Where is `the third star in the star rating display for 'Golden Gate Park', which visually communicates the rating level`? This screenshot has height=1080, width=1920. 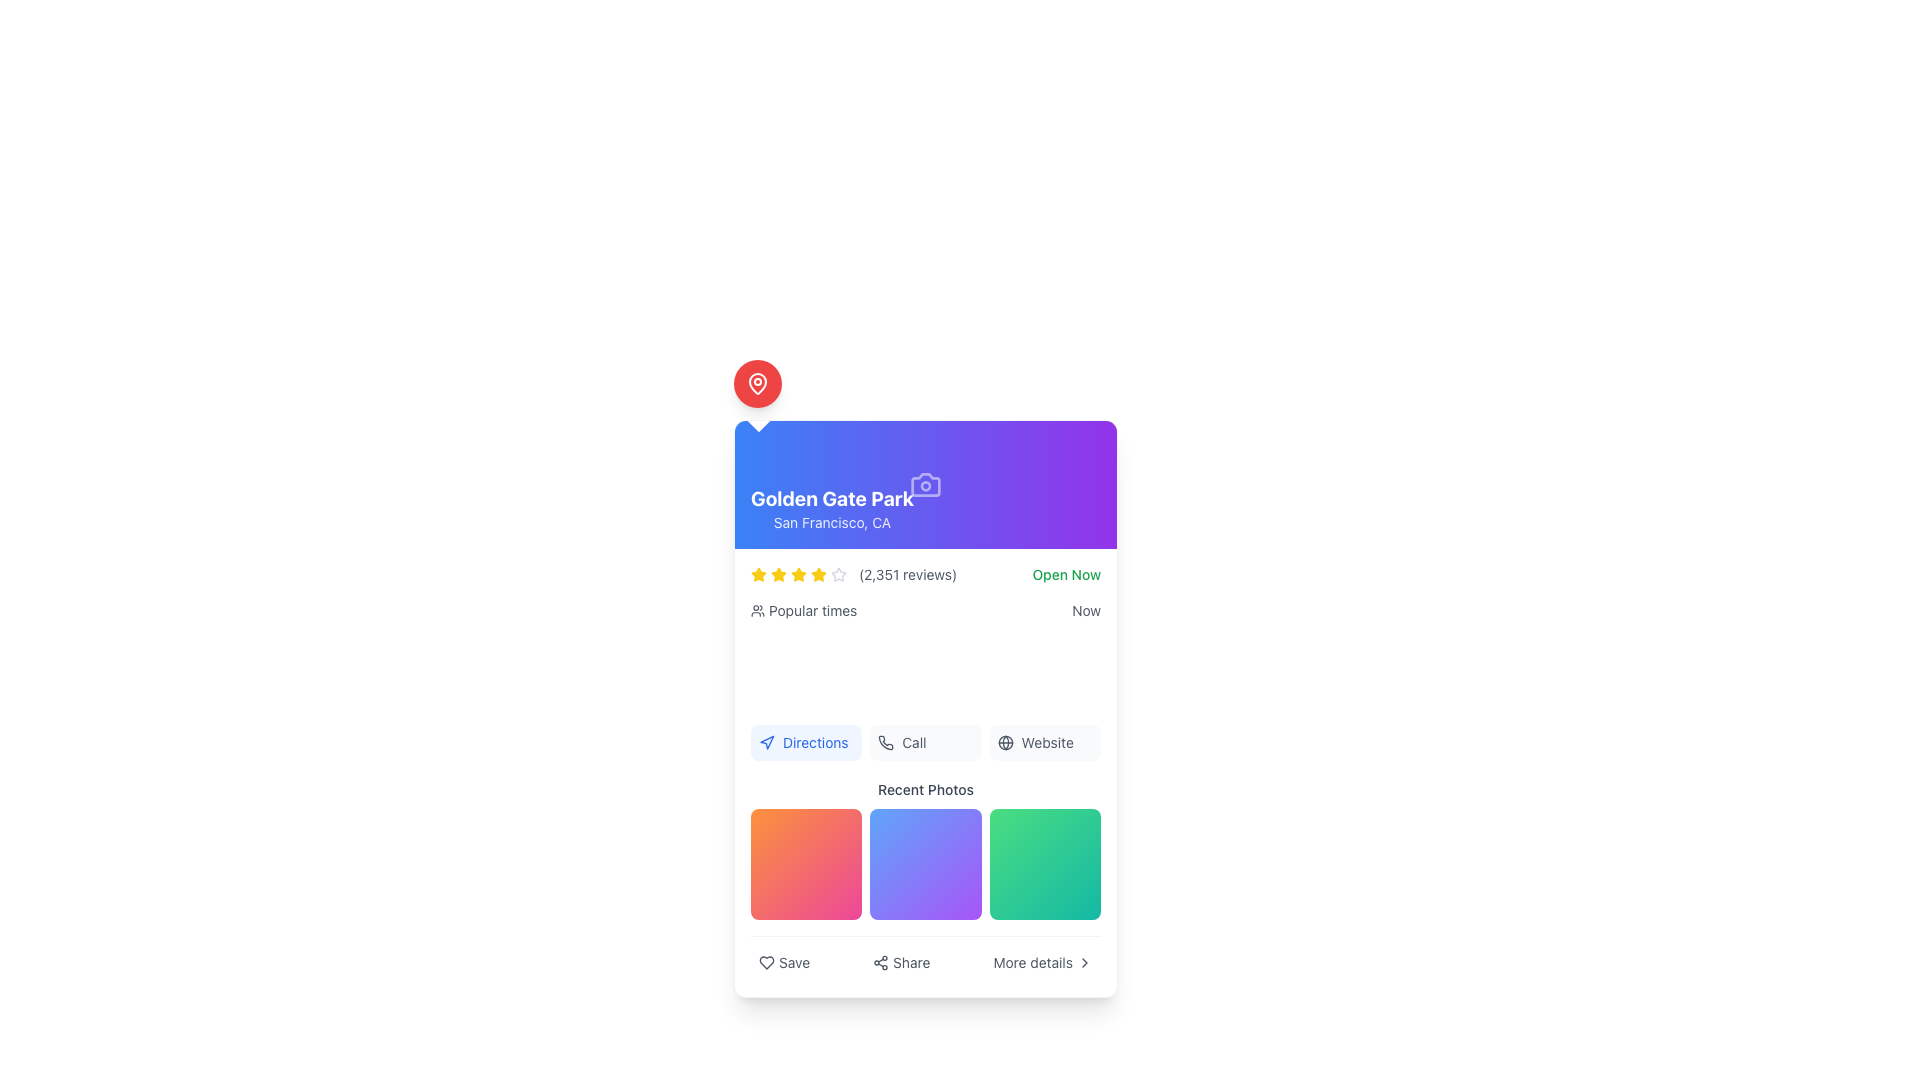 the third star in the star rating display for 'Golden Gate Park', which visually communicates the rating level is located at coordinates (777, 574).